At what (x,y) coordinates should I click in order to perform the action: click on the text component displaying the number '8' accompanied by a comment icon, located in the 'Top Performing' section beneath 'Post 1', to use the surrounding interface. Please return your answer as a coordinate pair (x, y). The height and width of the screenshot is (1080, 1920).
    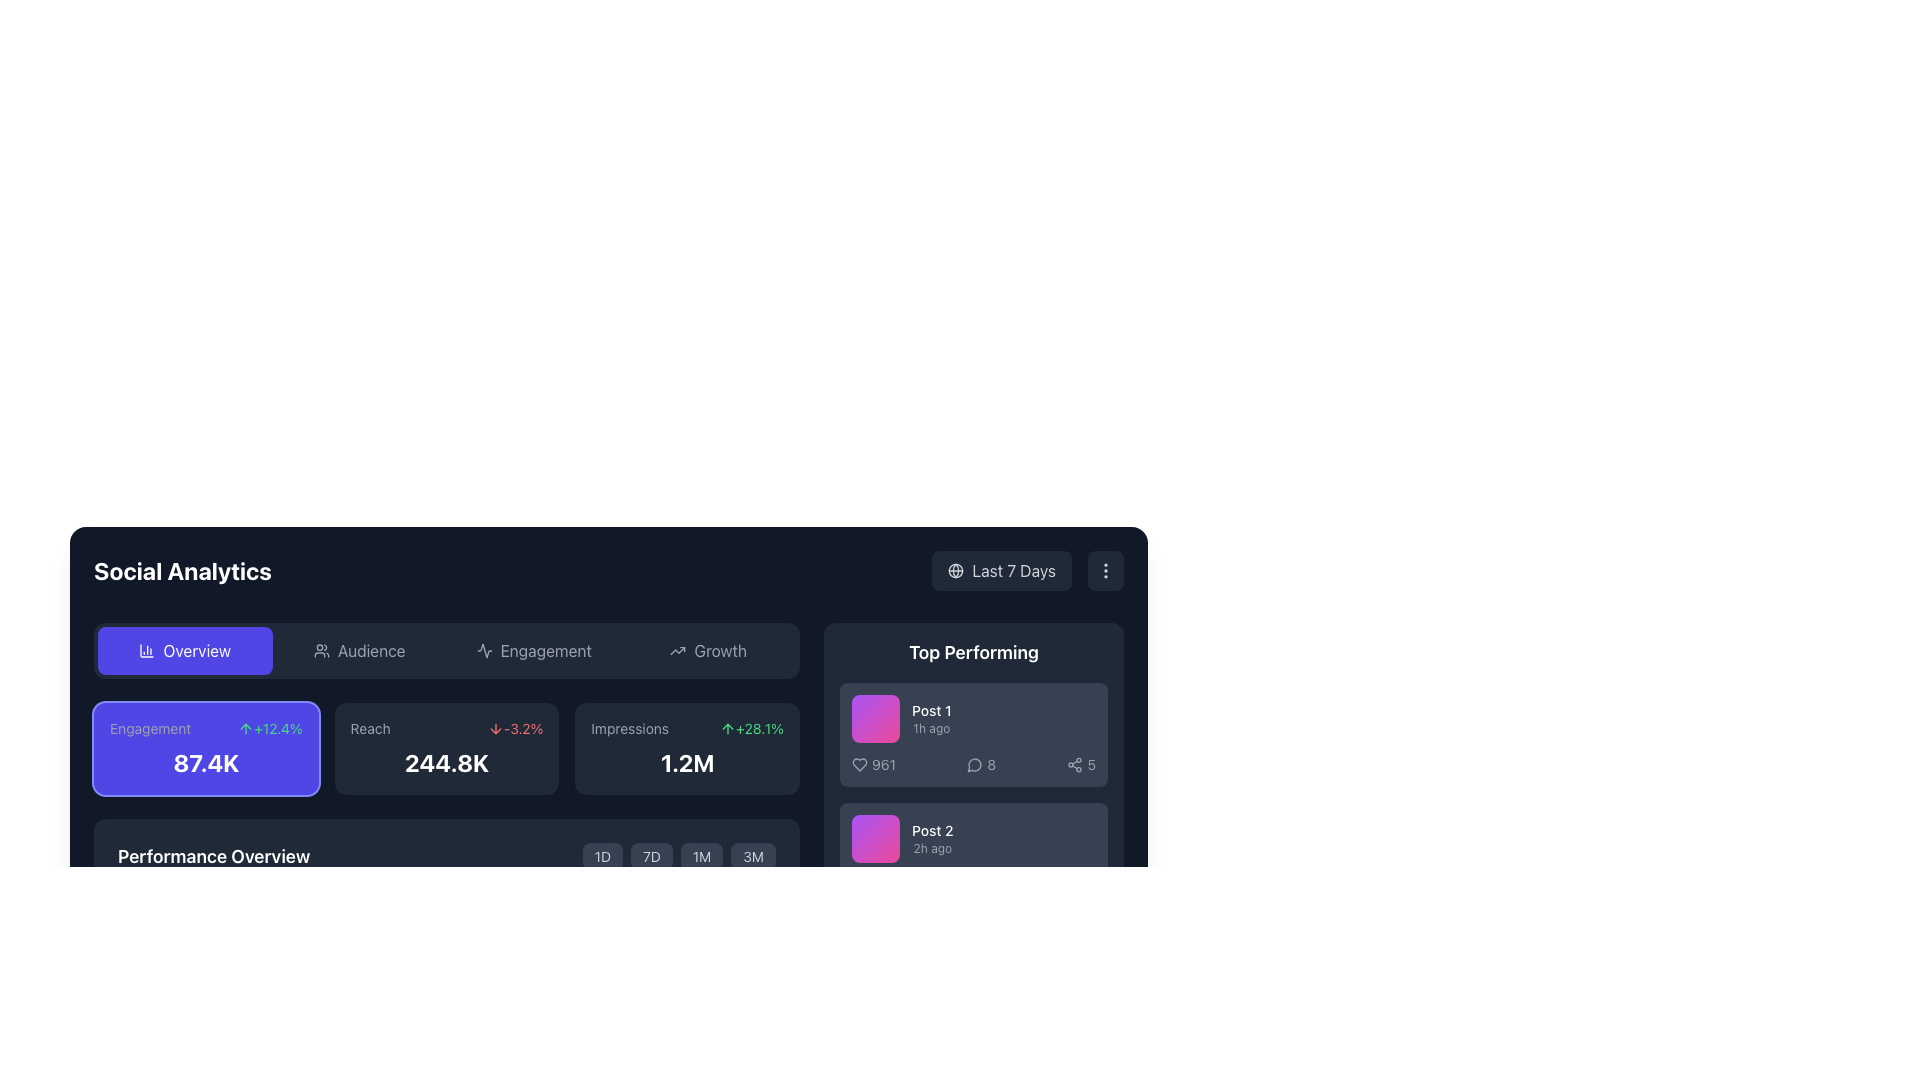
    Looking at the image, I should click on (974, 764).